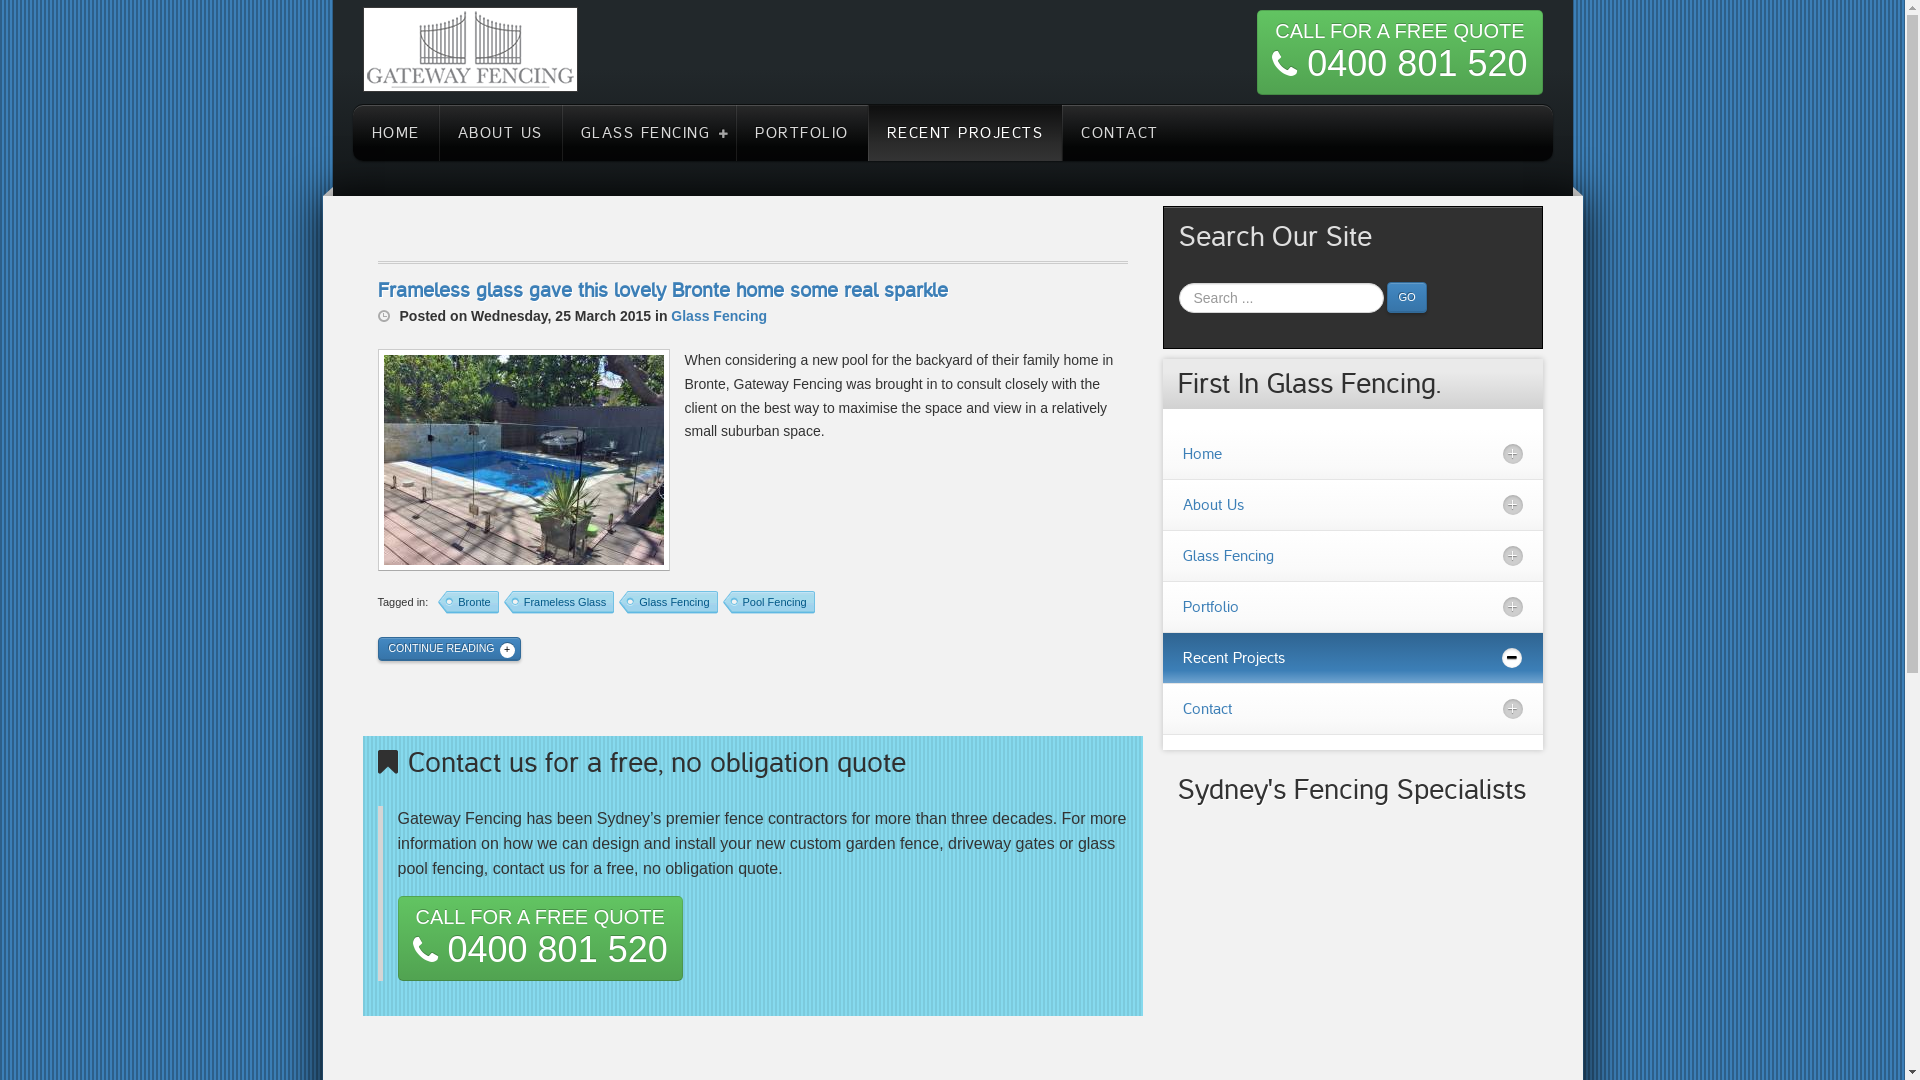 This screenshot has height=1080, width=1920. I want to click on 'CALL FOR A FREE QUOTE, so click(1256, 51).